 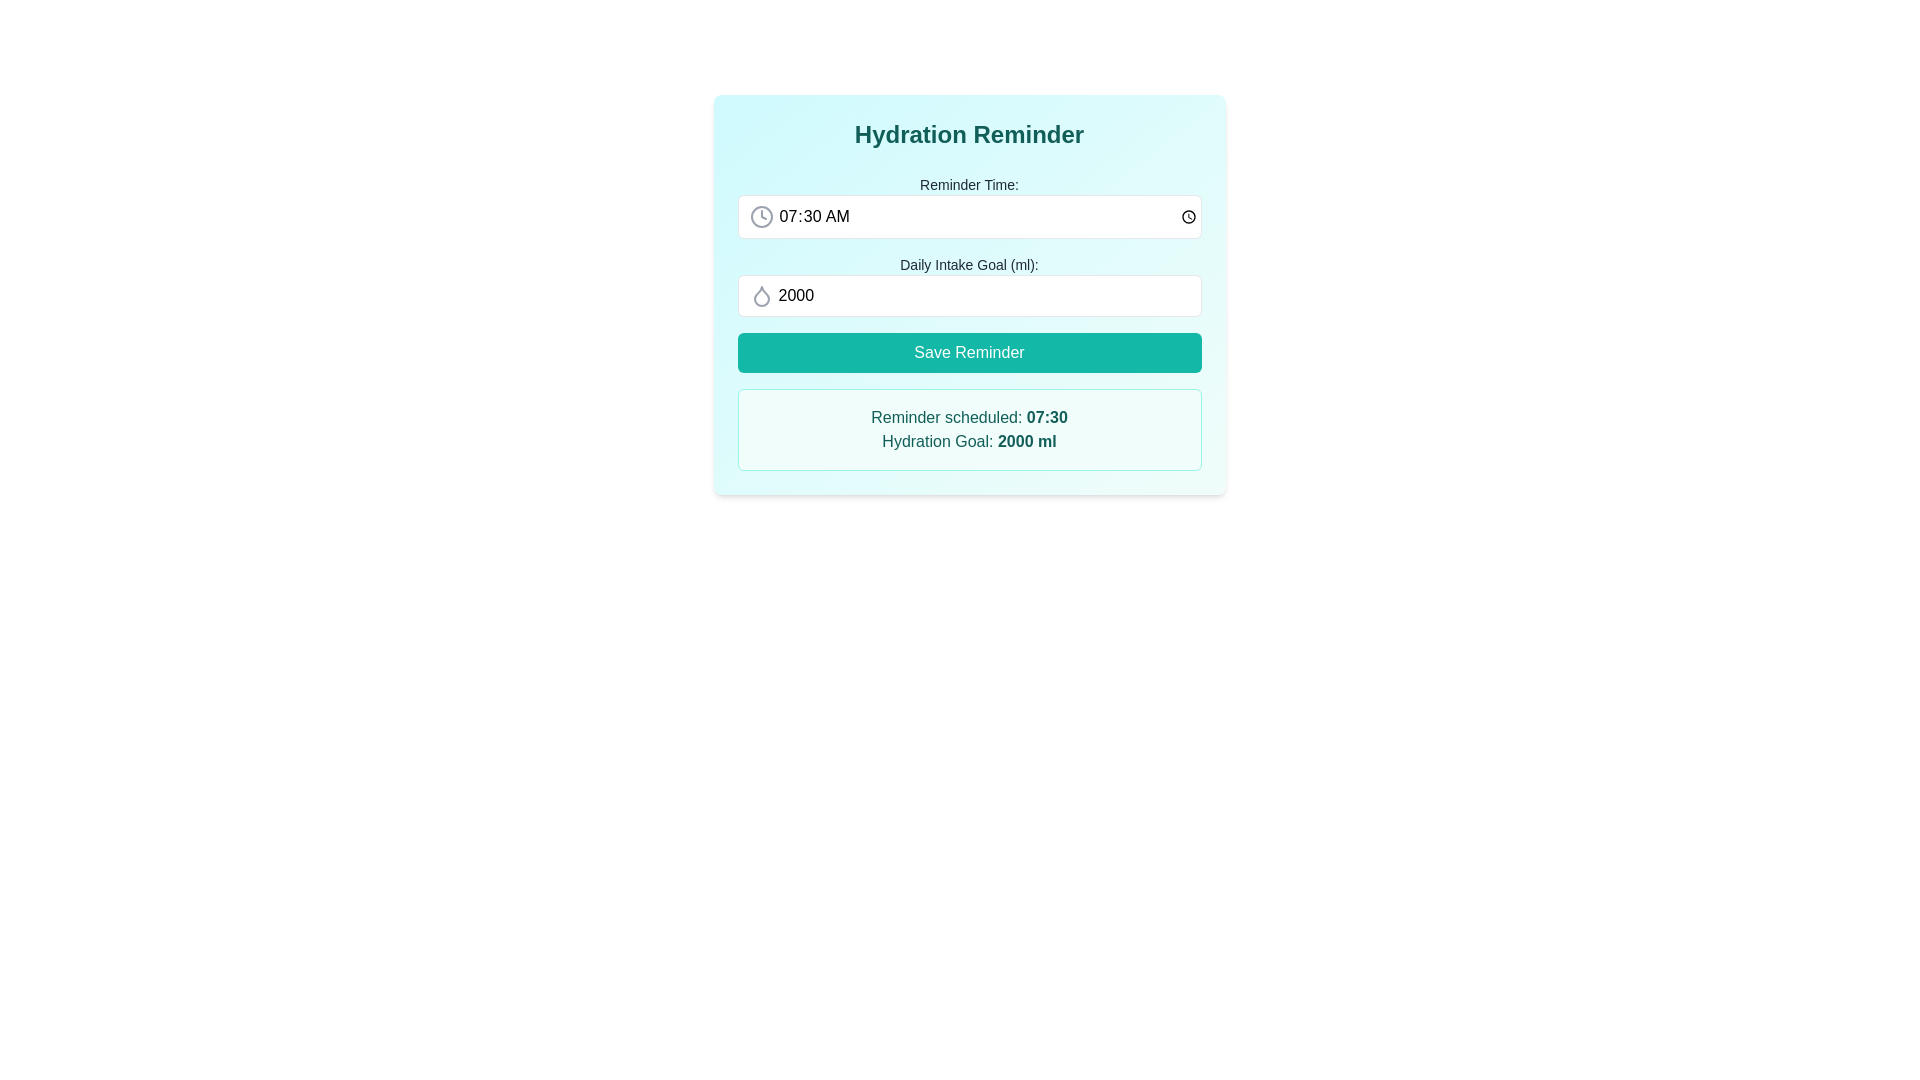 What do you see at coordinates (969, 428) in the screenshot?
I see `summarized information displayed in the textbox about the configured hydration reminder, which includes the schedule time and goal quantity of water` at bounding box center [969, 428].